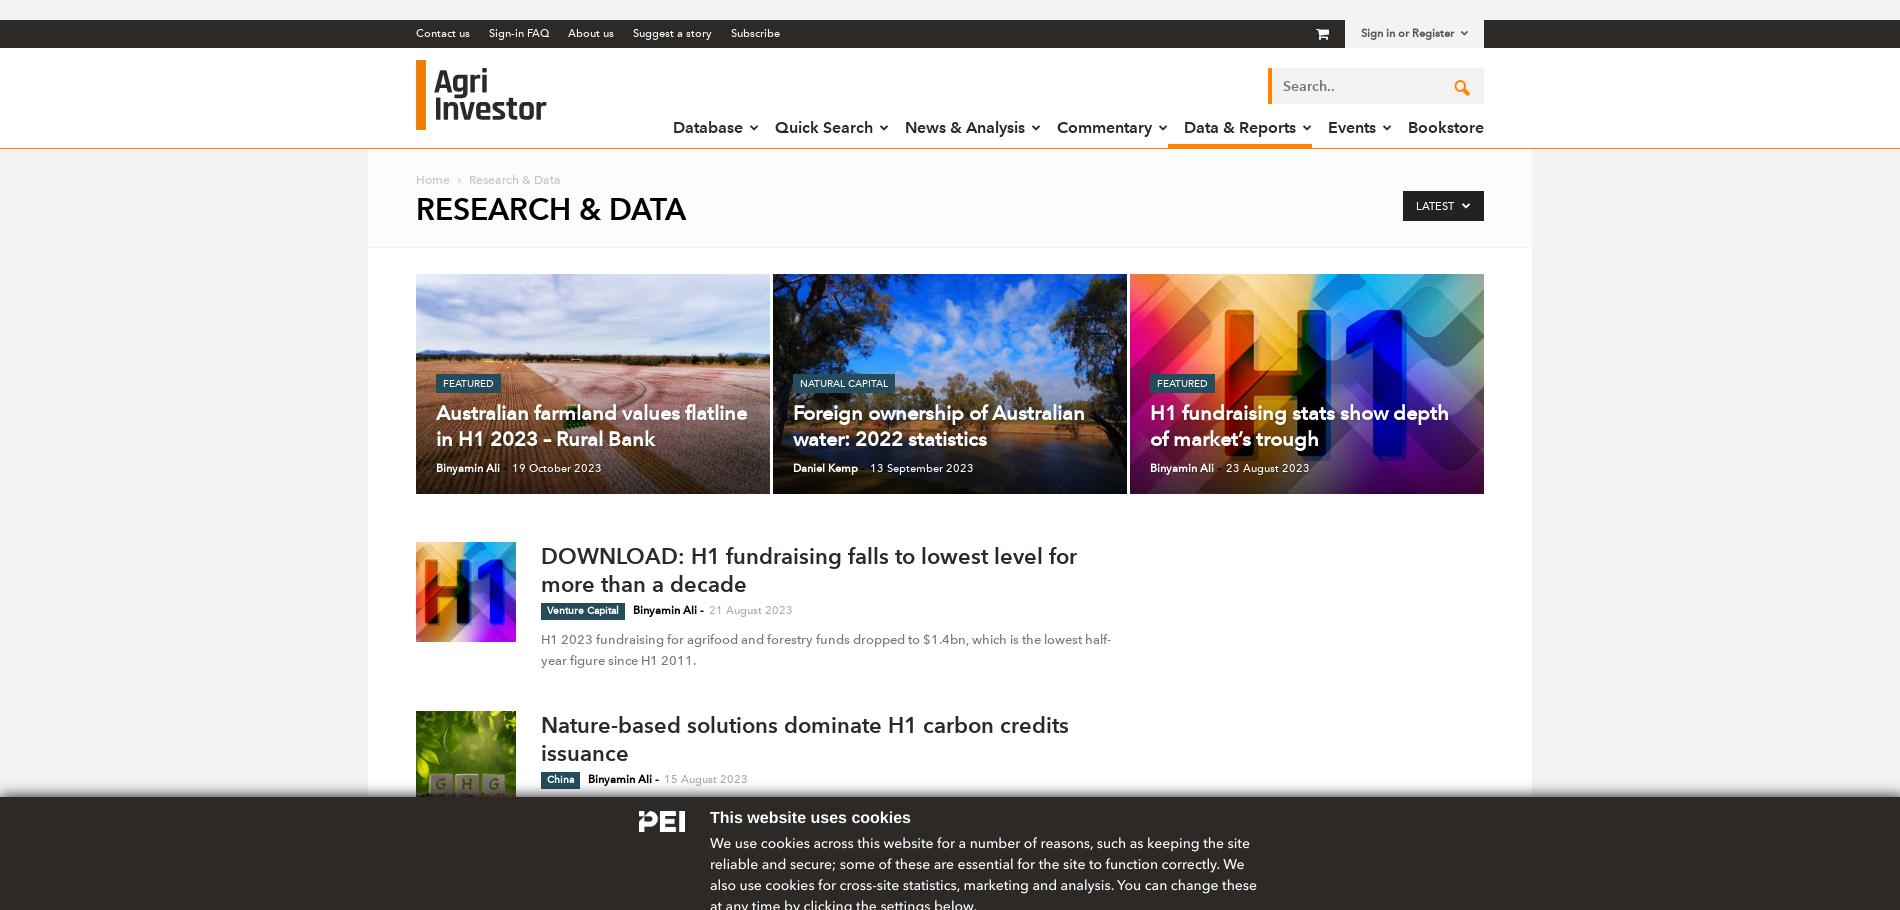 The image size is (1900, 910). What do you see at coordinates (519, 32) in the screenshot?
I see `'Sign-in FAQ'` at bounding box center [519, 32].